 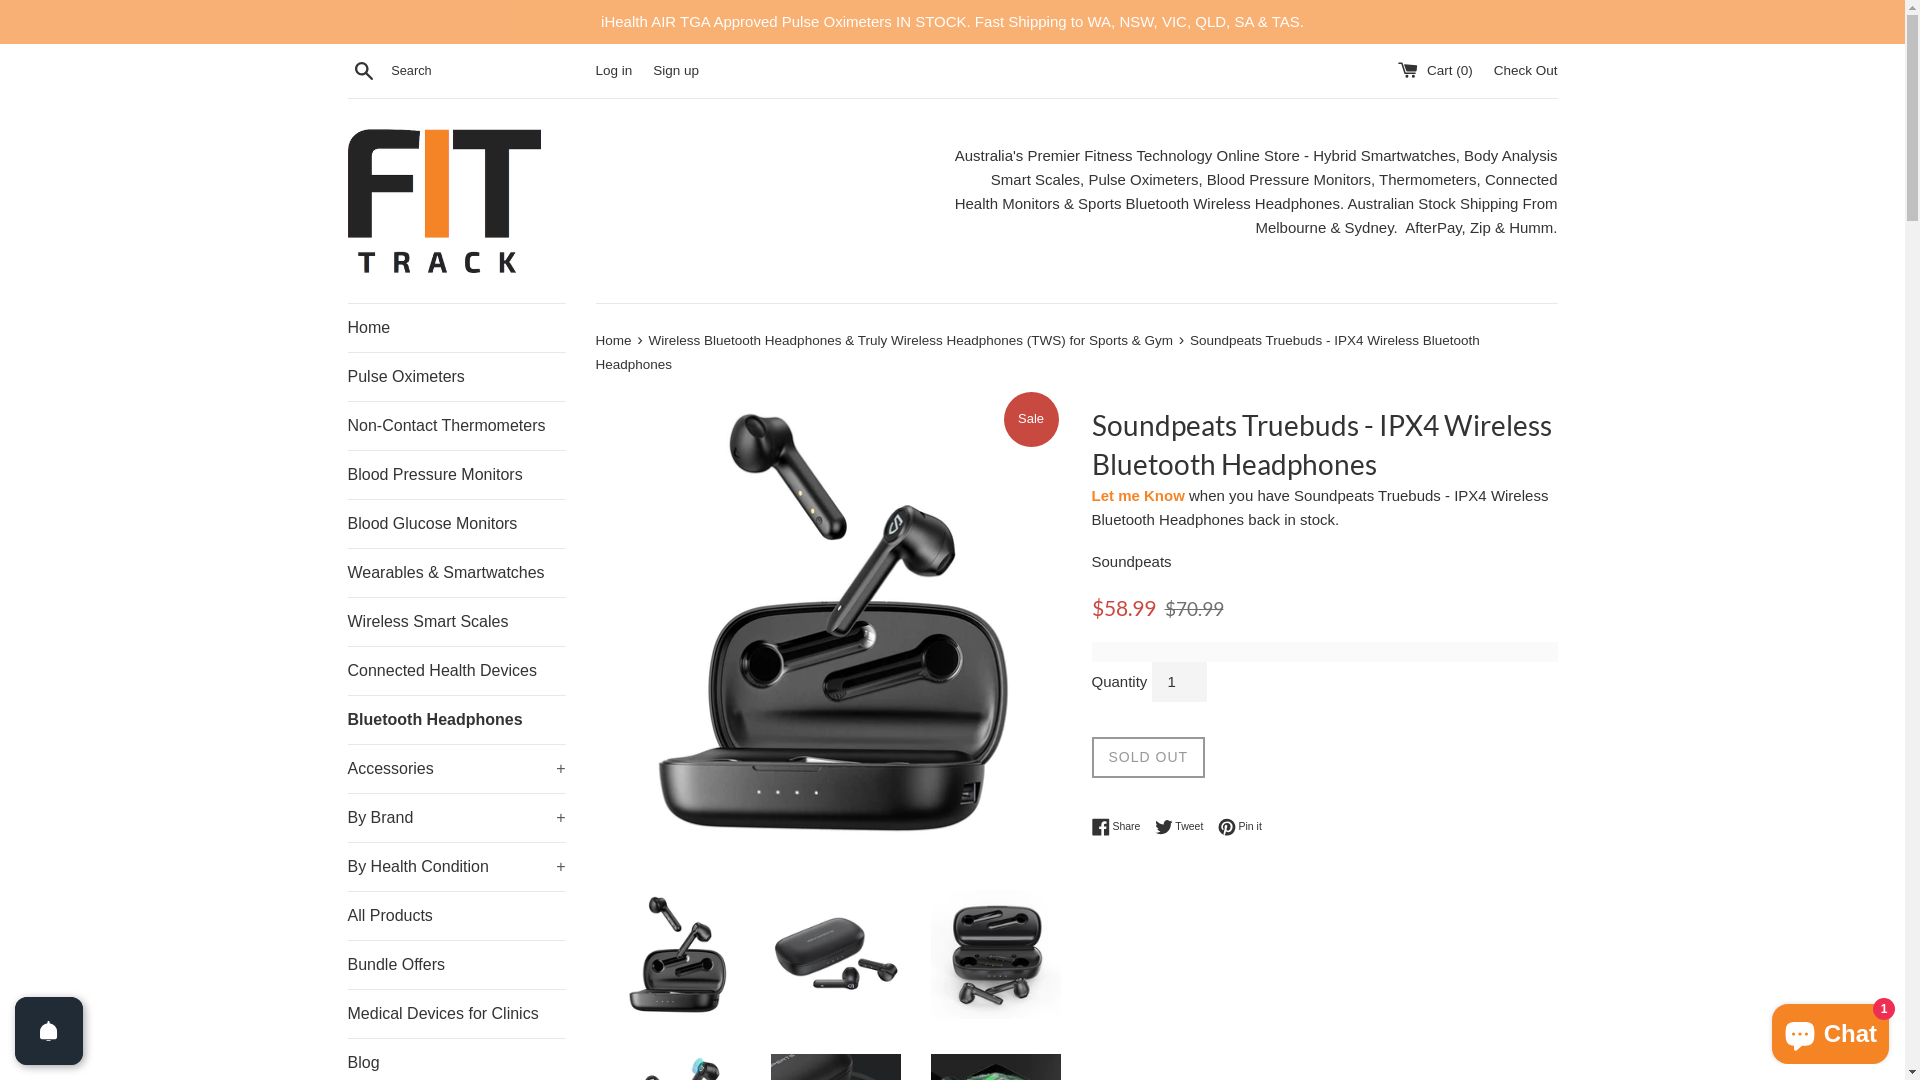 What do you see at coordinates (676, 69) in the screenshot?
I see `'Sign up'` at bounding box center [676, 69].